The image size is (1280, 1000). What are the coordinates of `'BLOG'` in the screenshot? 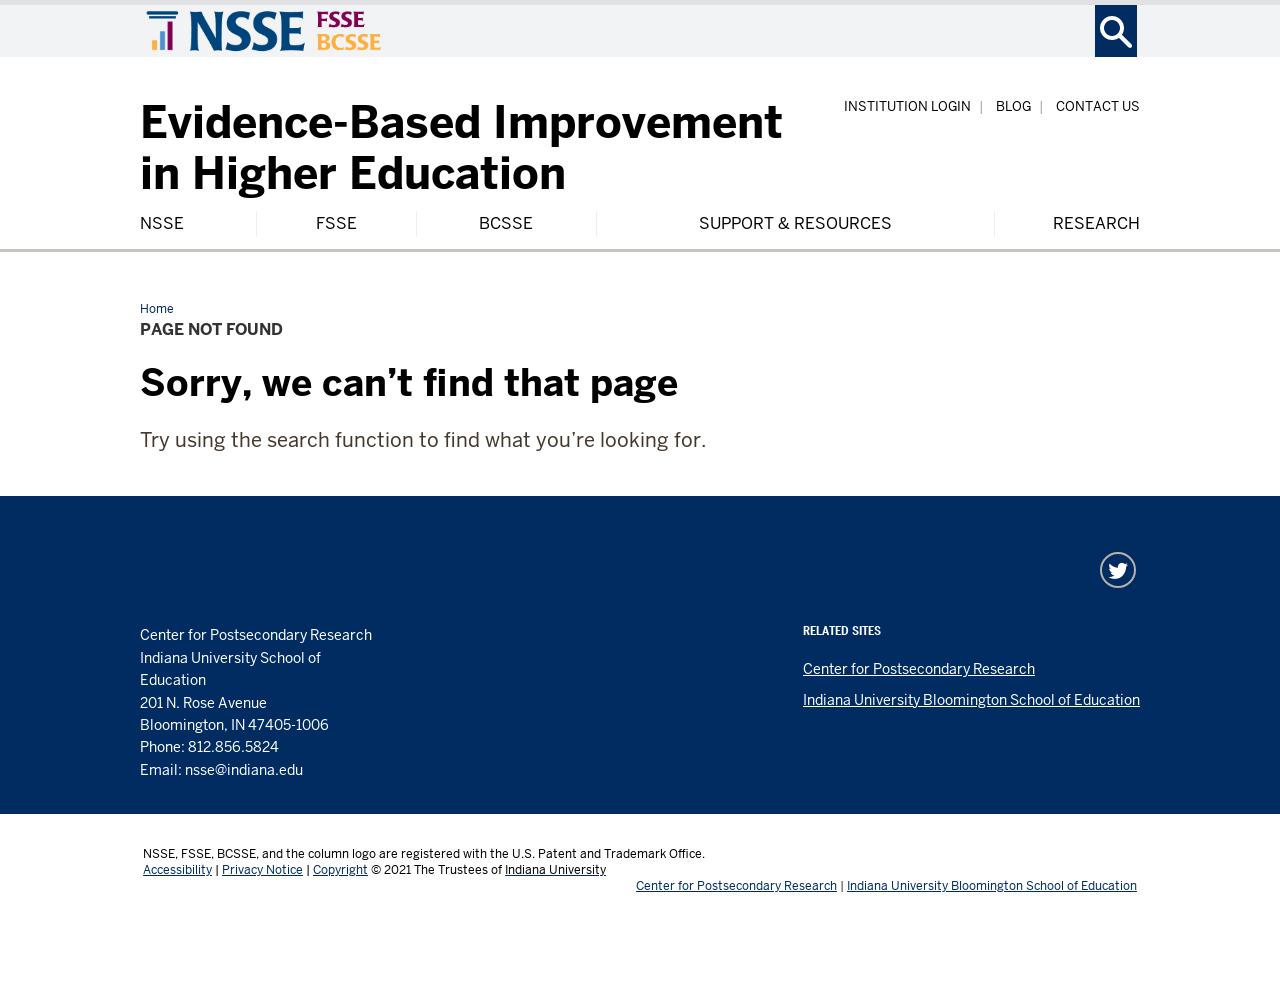 It's located at (1013, 105).